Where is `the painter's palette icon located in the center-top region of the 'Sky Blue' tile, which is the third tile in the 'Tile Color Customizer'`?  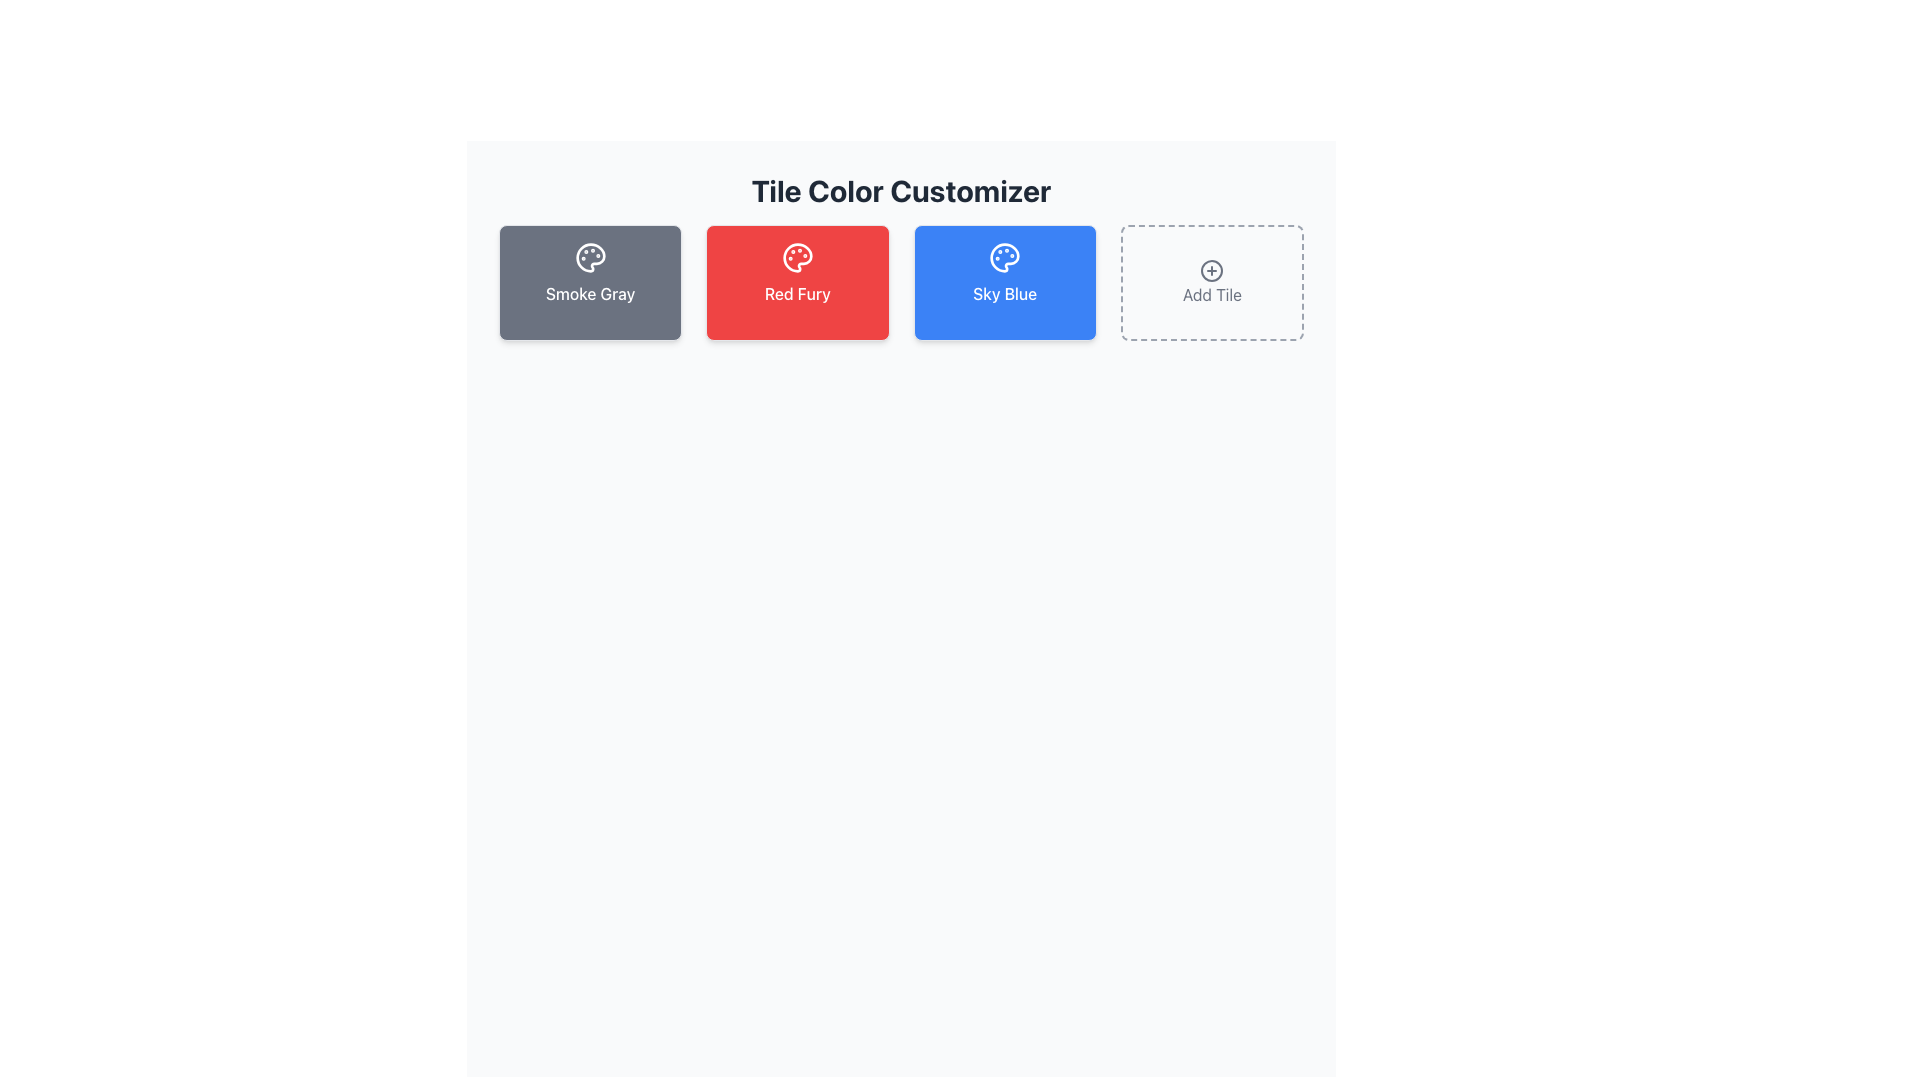 the painter's palette icon located in the center-top region of the 'Sky Blue' tile, which is the third tile in the 'Tile Color Customizer' is located at coordinates (1005, 257).